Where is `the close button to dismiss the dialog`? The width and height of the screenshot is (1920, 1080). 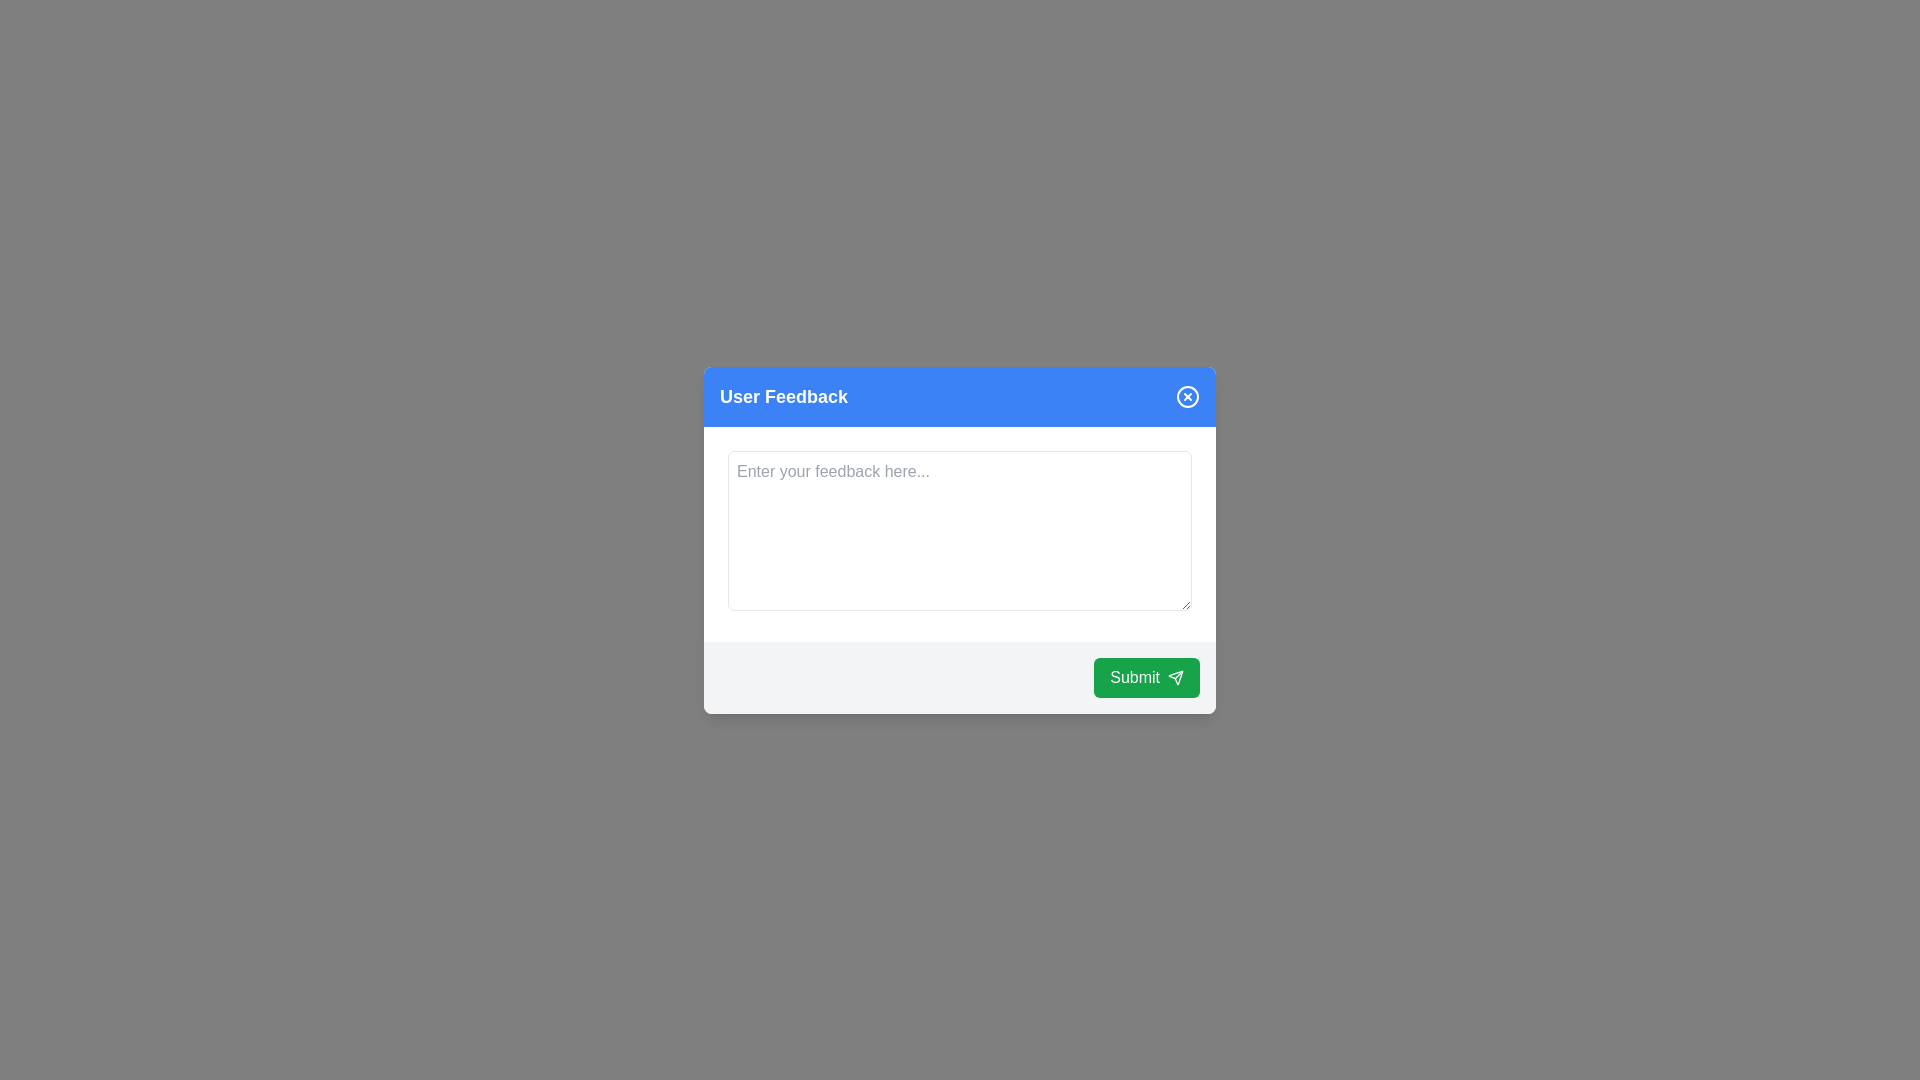 the close button to dismiss the dialog is located at coordinates (1188, 396).